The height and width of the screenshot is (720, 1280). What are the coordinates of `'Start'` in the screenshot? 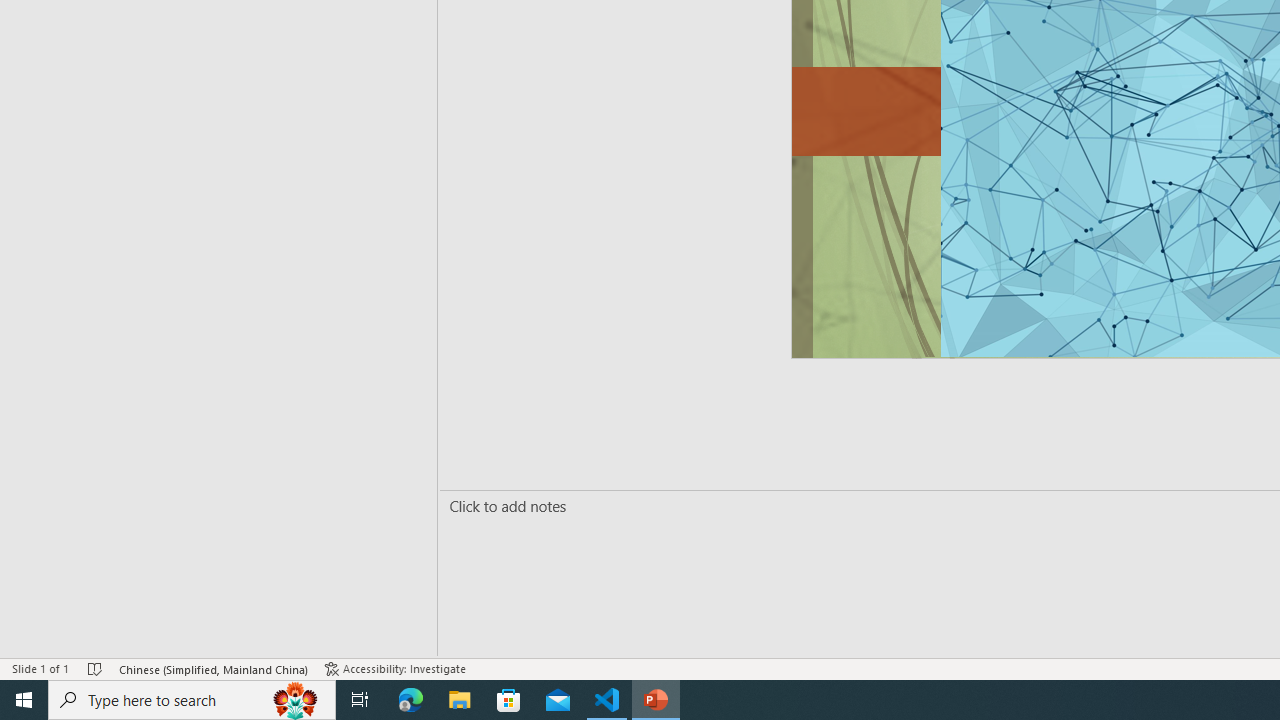 It's located at (24, 698).